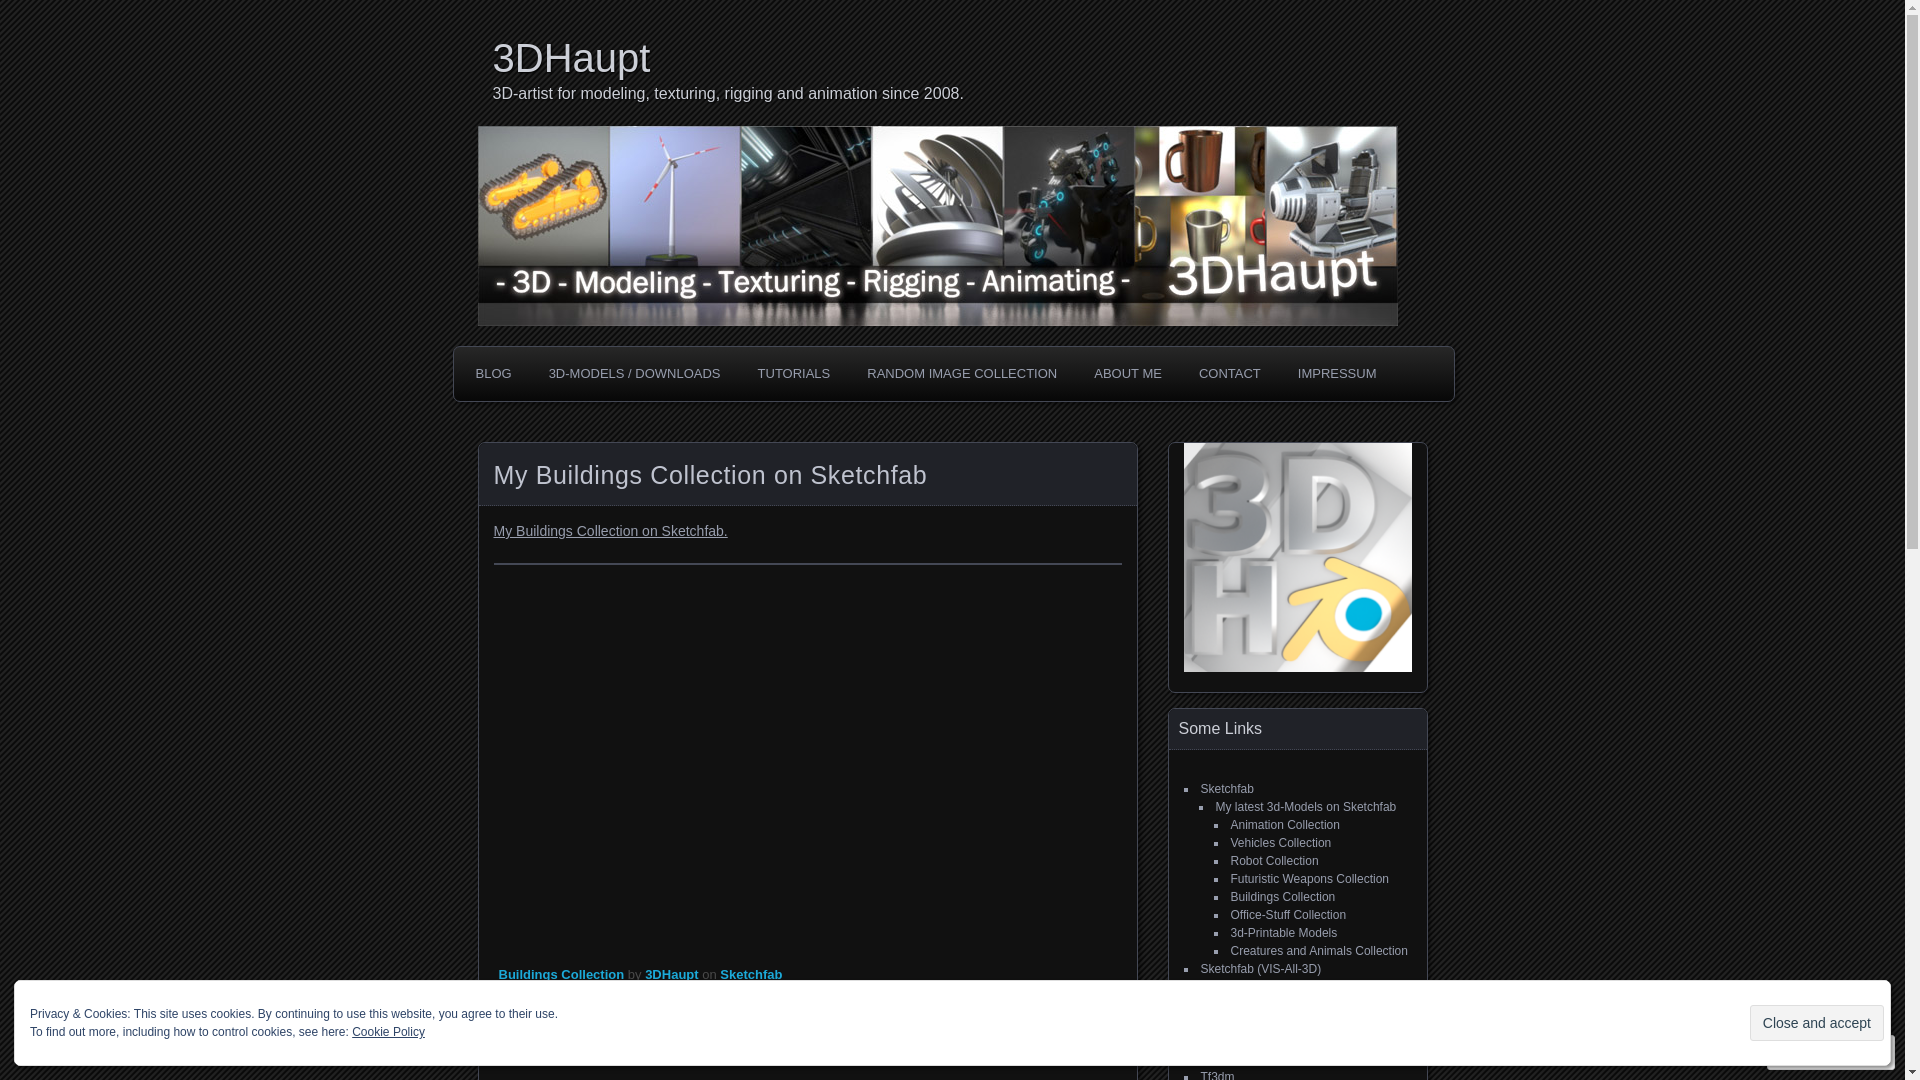  What do you see at coordinates (961, 374) in the screenshot?
I see `'RANDOM IMAGE COLLECTION'` at bounding box center [961, 374].